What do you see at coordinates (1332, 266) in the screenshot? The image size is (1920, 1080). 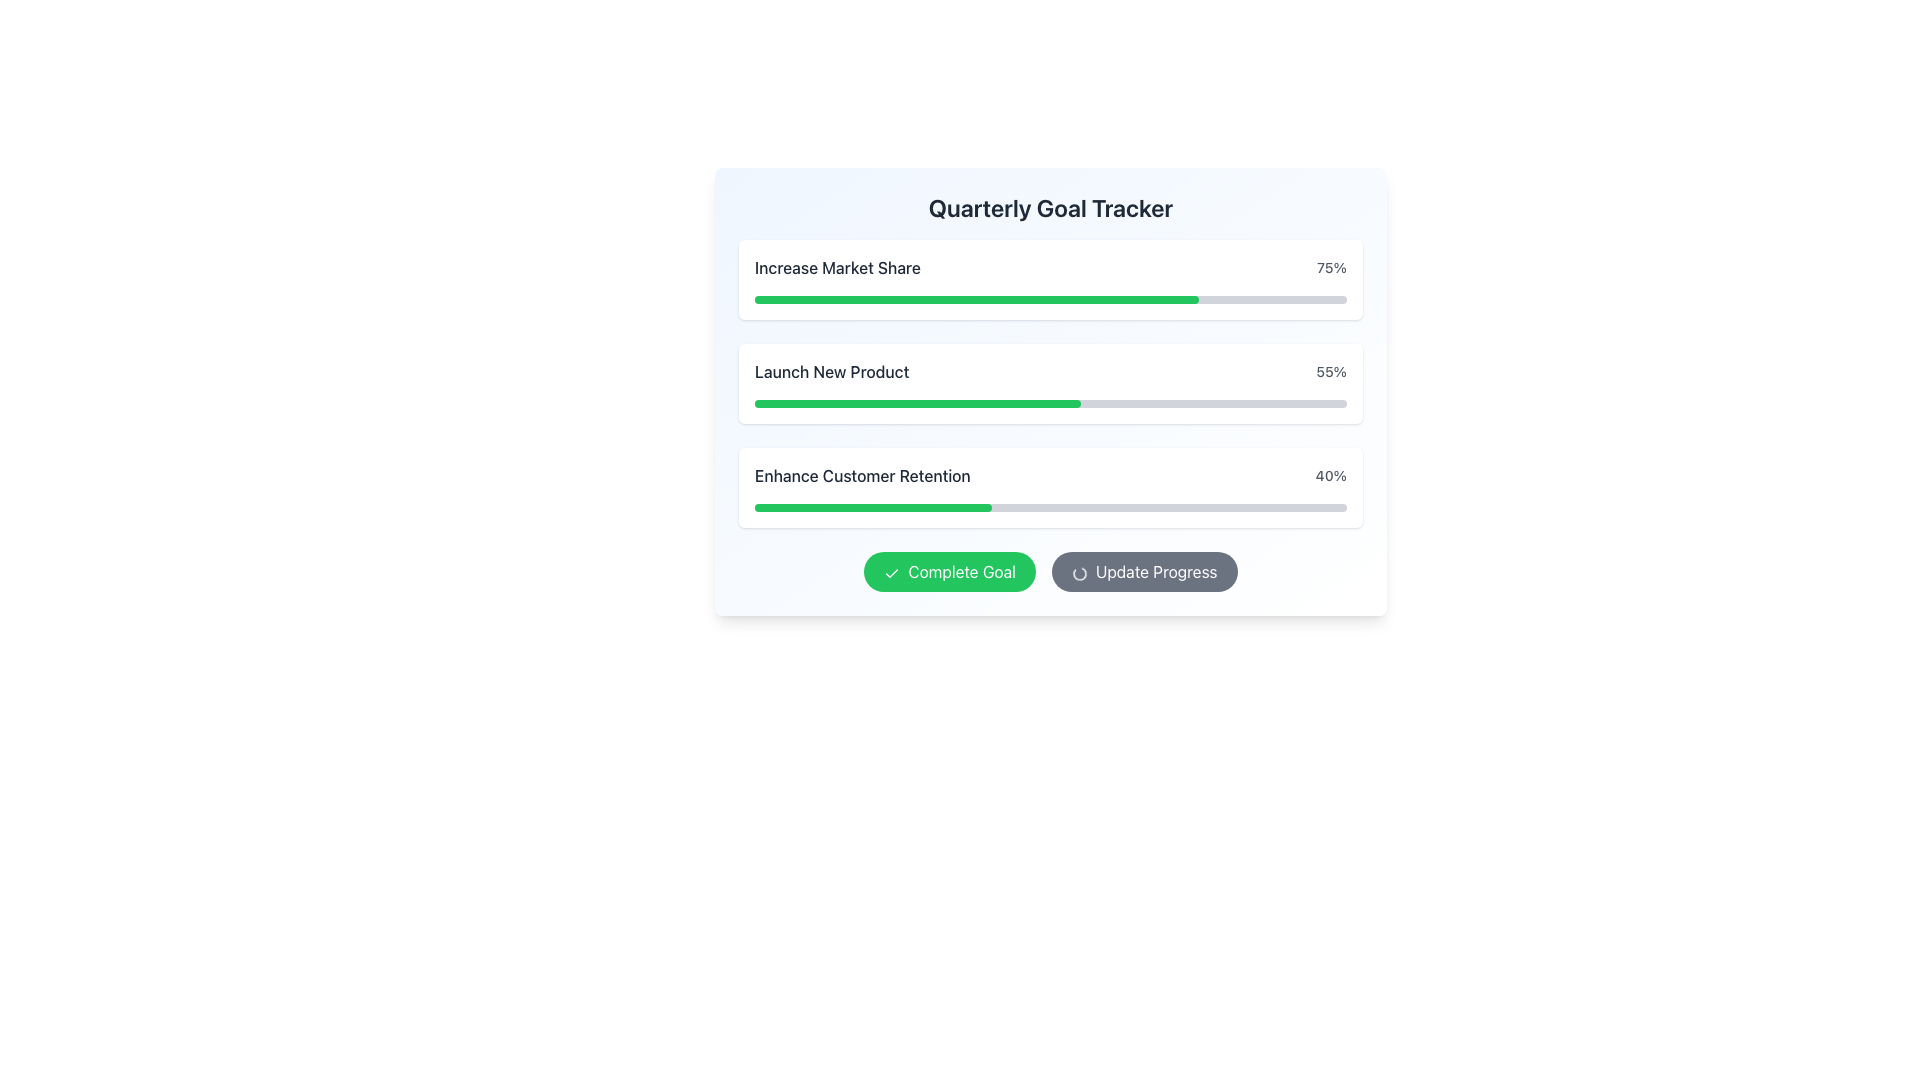 I see `text label displaying '75%' located at the right end of the components, adjacent to the green progress bar indicating completion level` at bounding box center [1332, 266].